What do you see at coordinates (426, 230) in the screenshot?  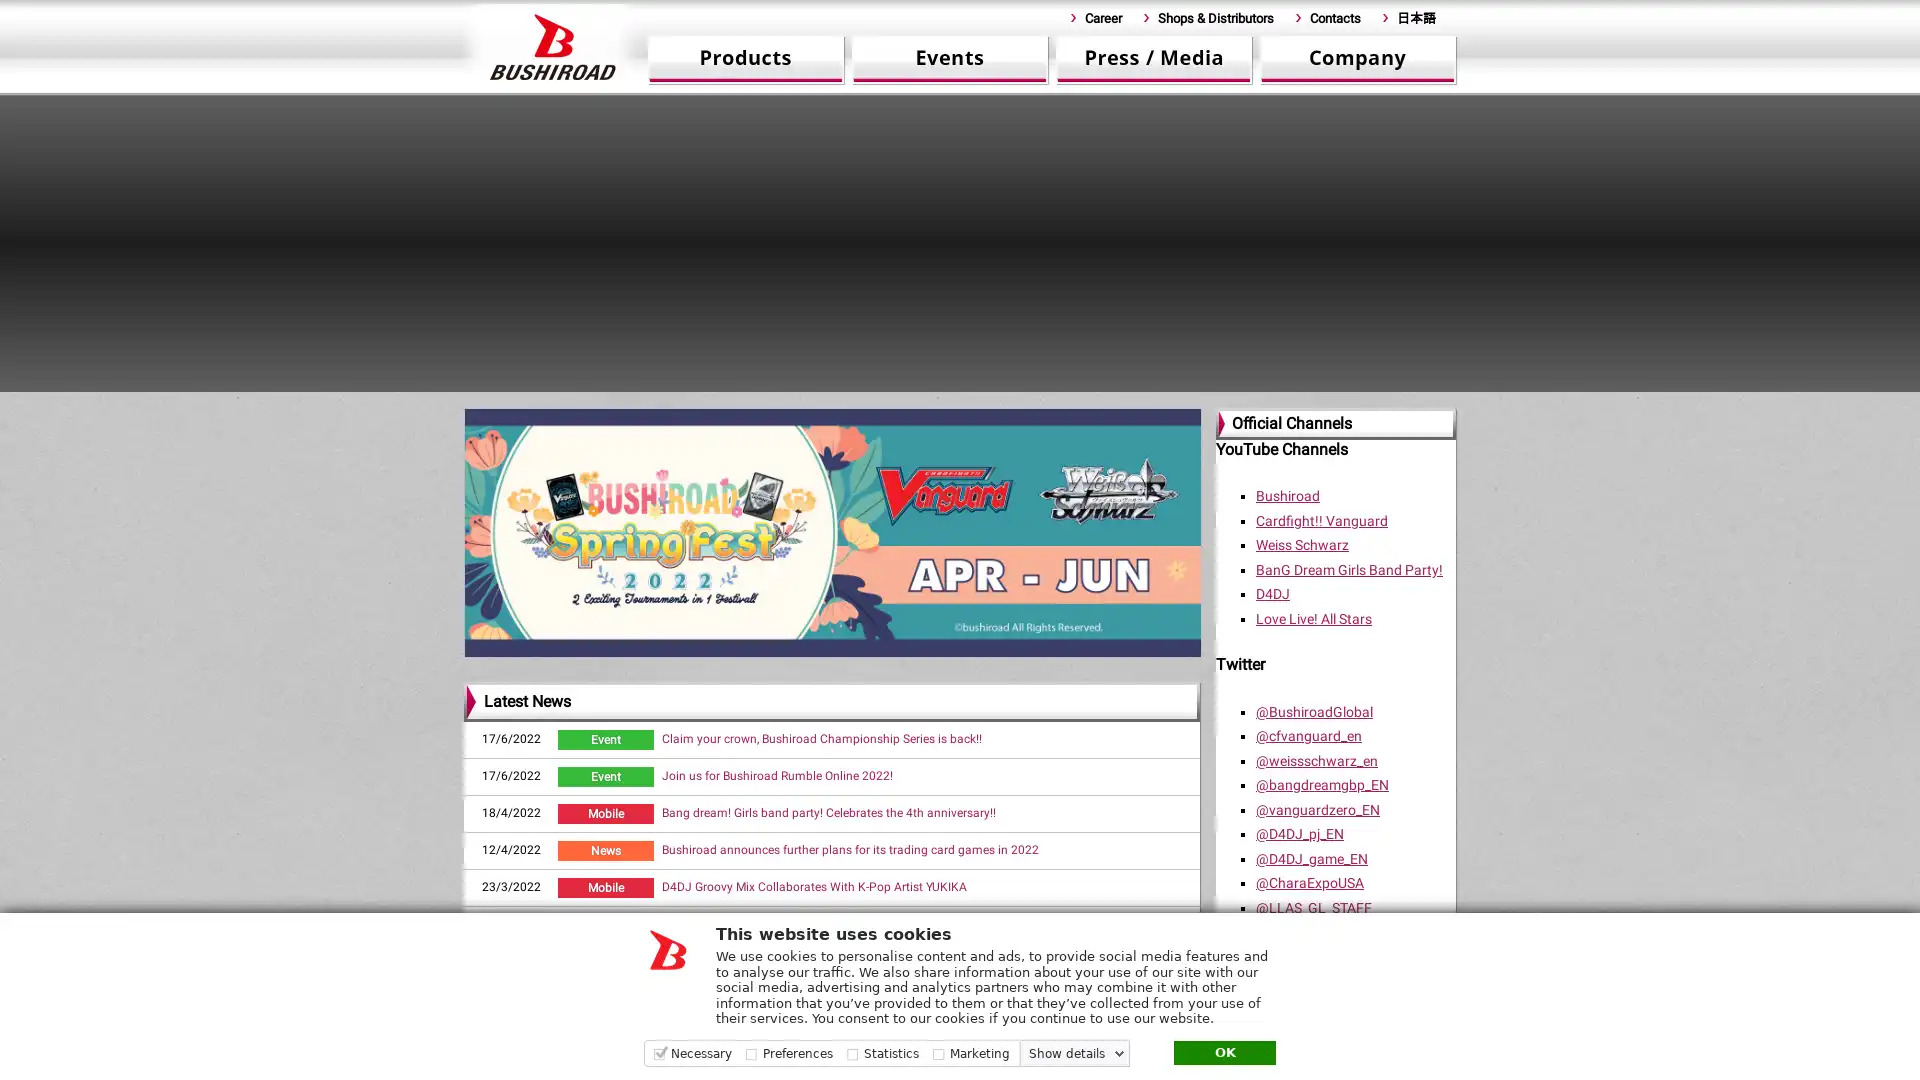 I see `Previous` at bounding box center [426, 230].